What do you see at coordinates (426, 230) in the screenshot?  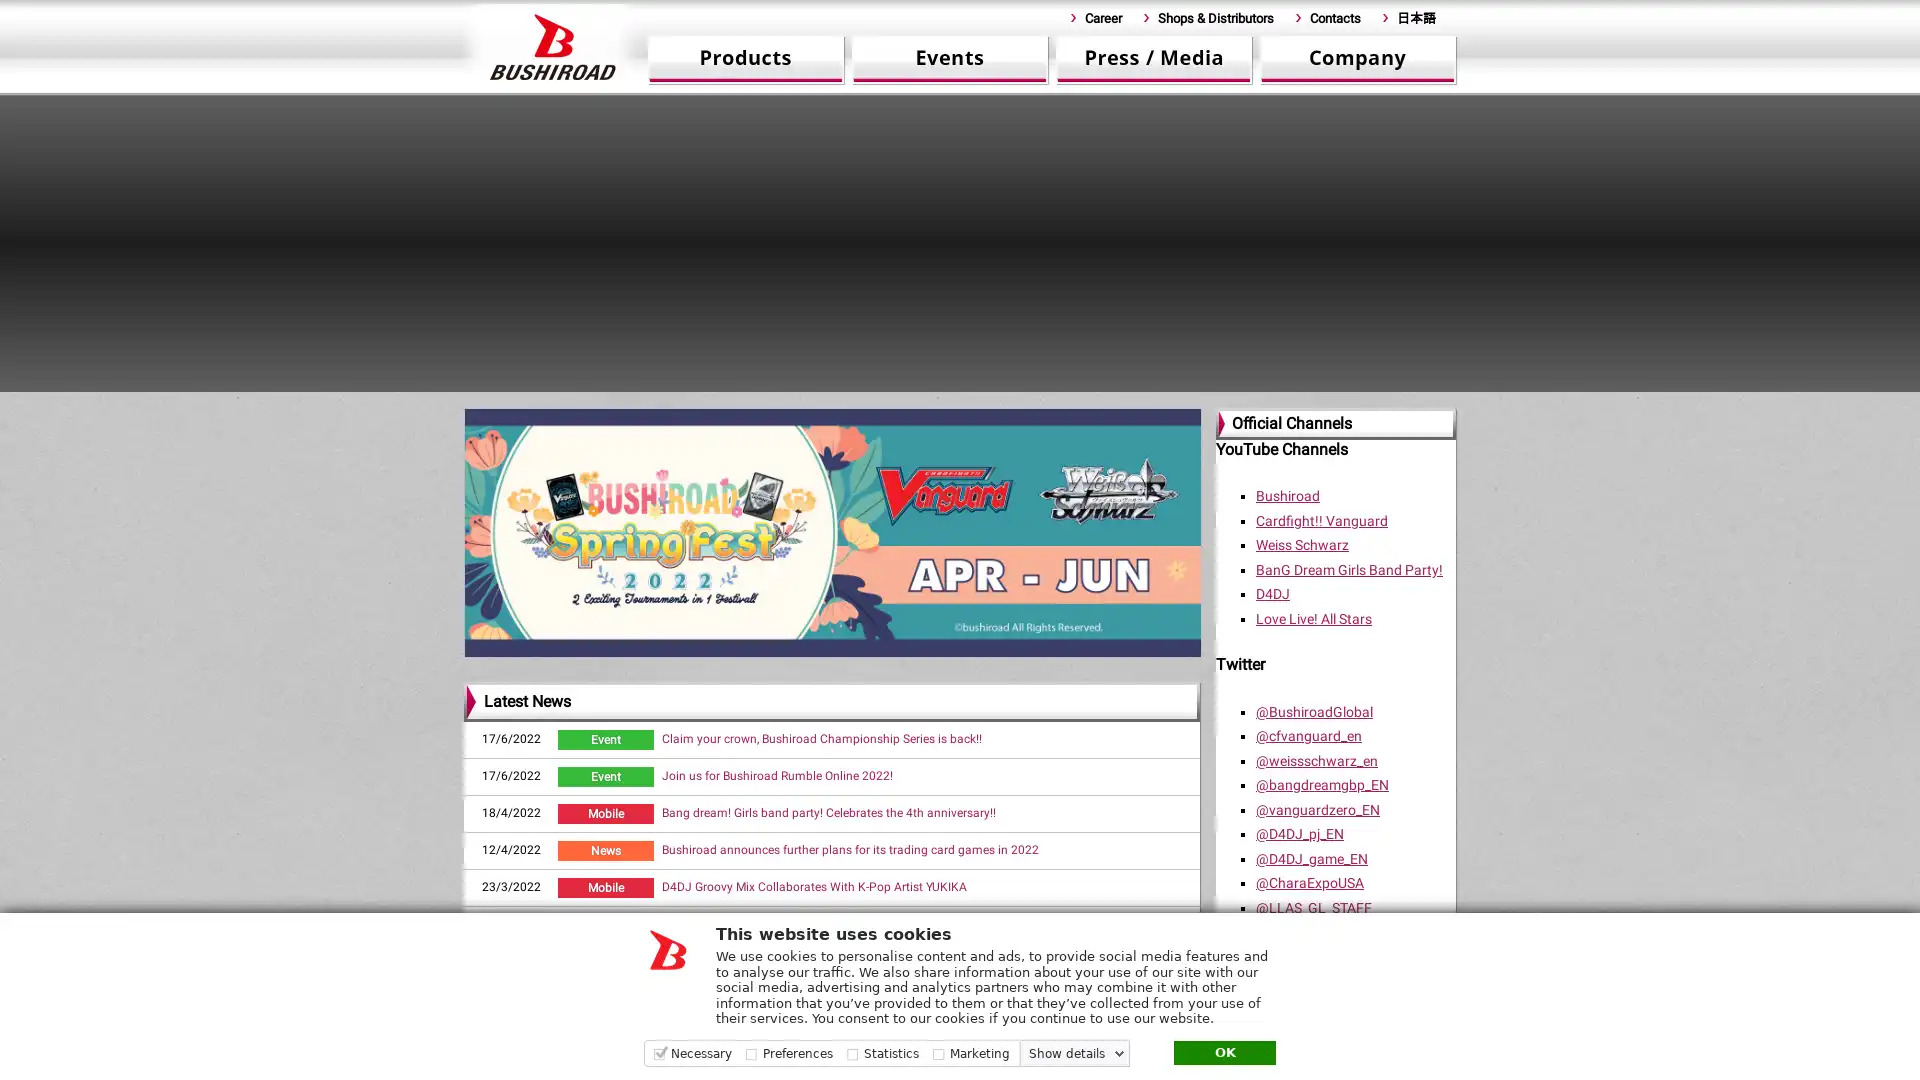 I see `Previous` at bounding box center [426, 230].